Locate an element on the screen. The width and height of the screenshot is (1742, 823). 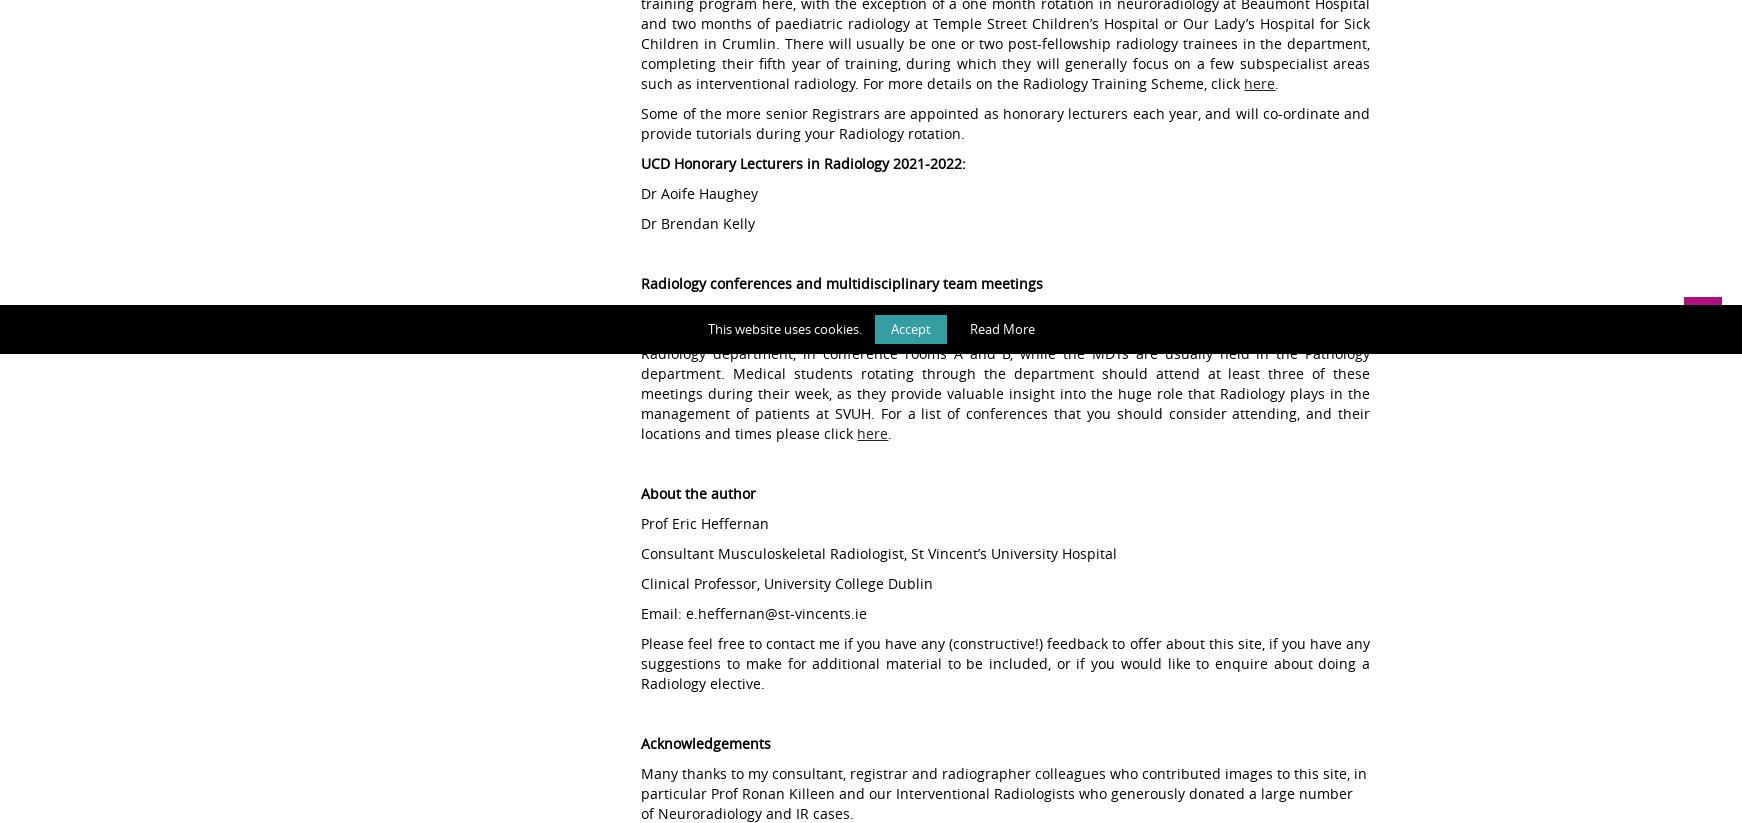
'The consultants and SpRs in the department participate in over 25 weekly Radiology conferences and MDTs involving the majority of the medical and surgical specialties in the hospital. Most of these take place in the Radiology department, in conference rooms A and B, while the MDTs are usually held in the Pathology department. Medical students rotating through the department should attend at least three of these meetings during their week, as they provide valuable insight into the huge role that Radiology plays in the management of patients at SVUH. For a list of conferences that you should consider attending, and their locations and times please click' is located at coordinates (1004, 373).